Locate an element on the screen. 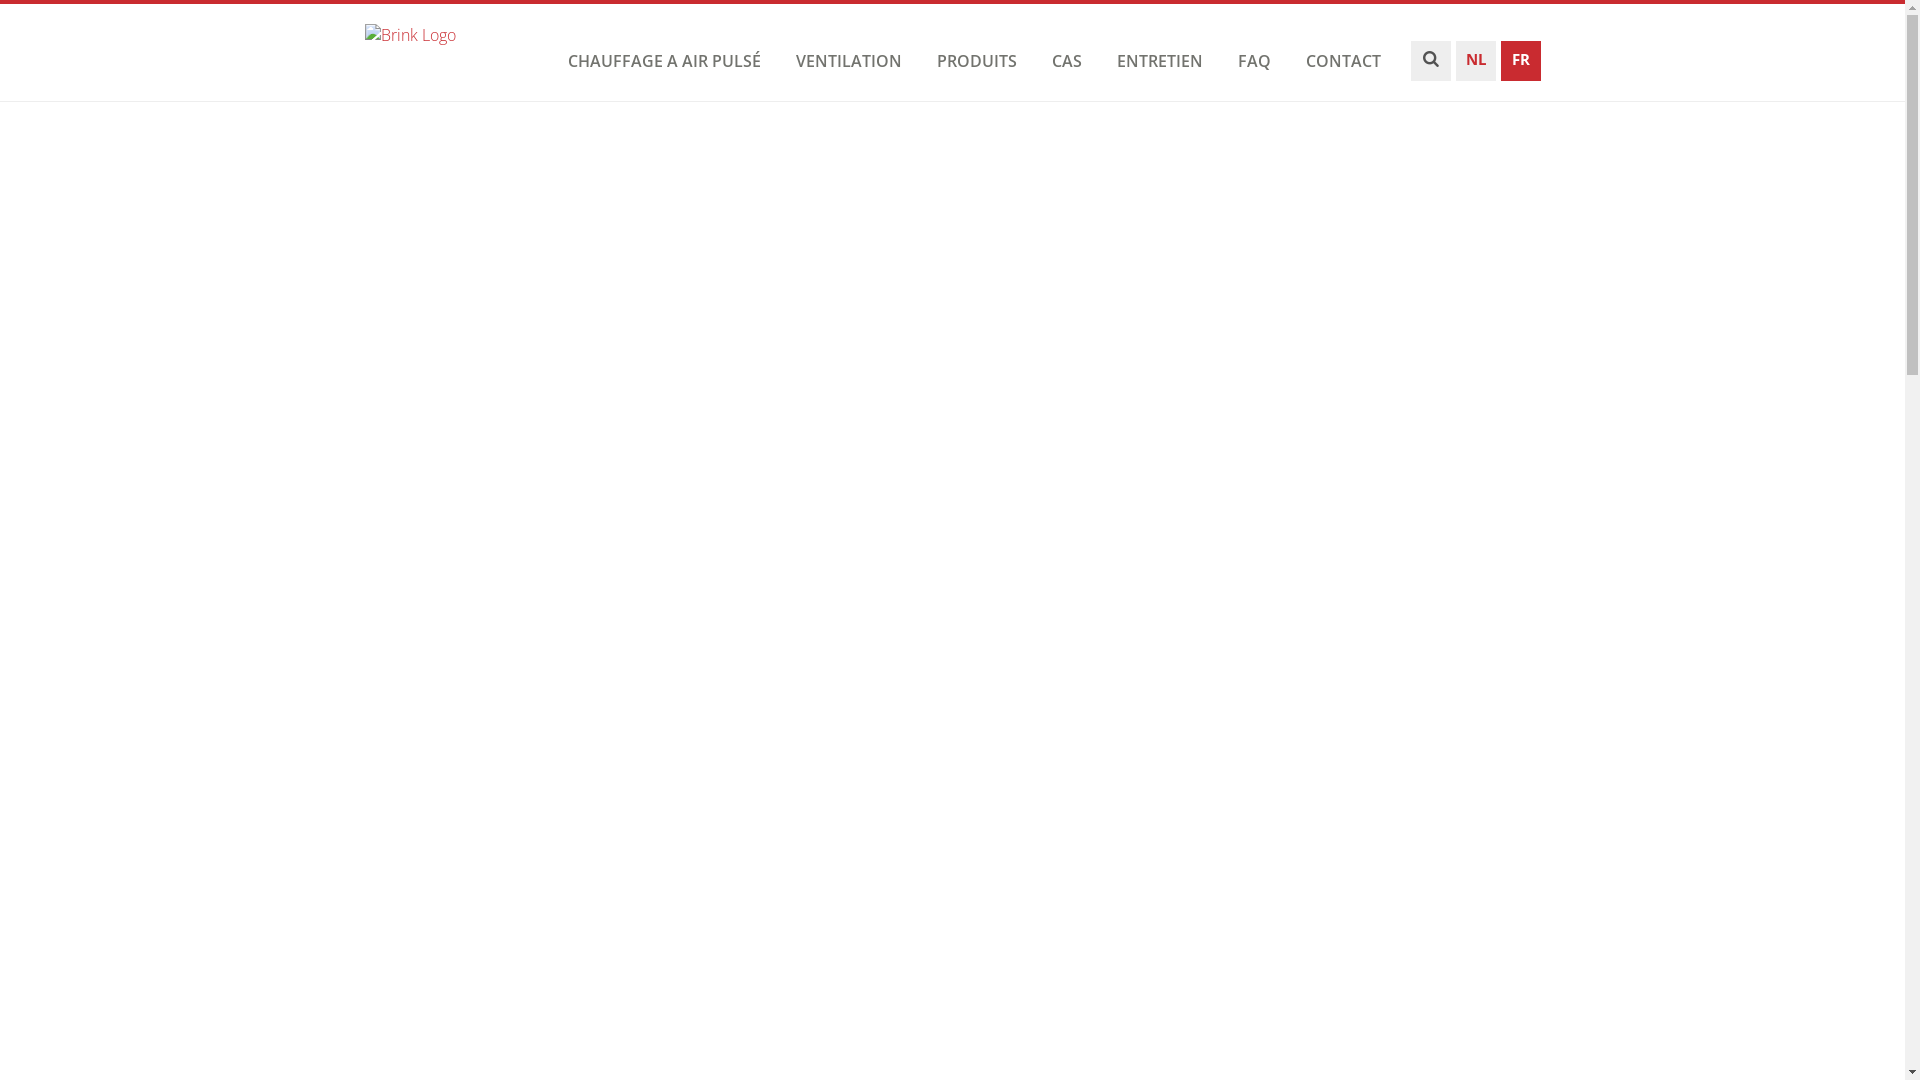  'NL' is located at coordinates (1476, 64).